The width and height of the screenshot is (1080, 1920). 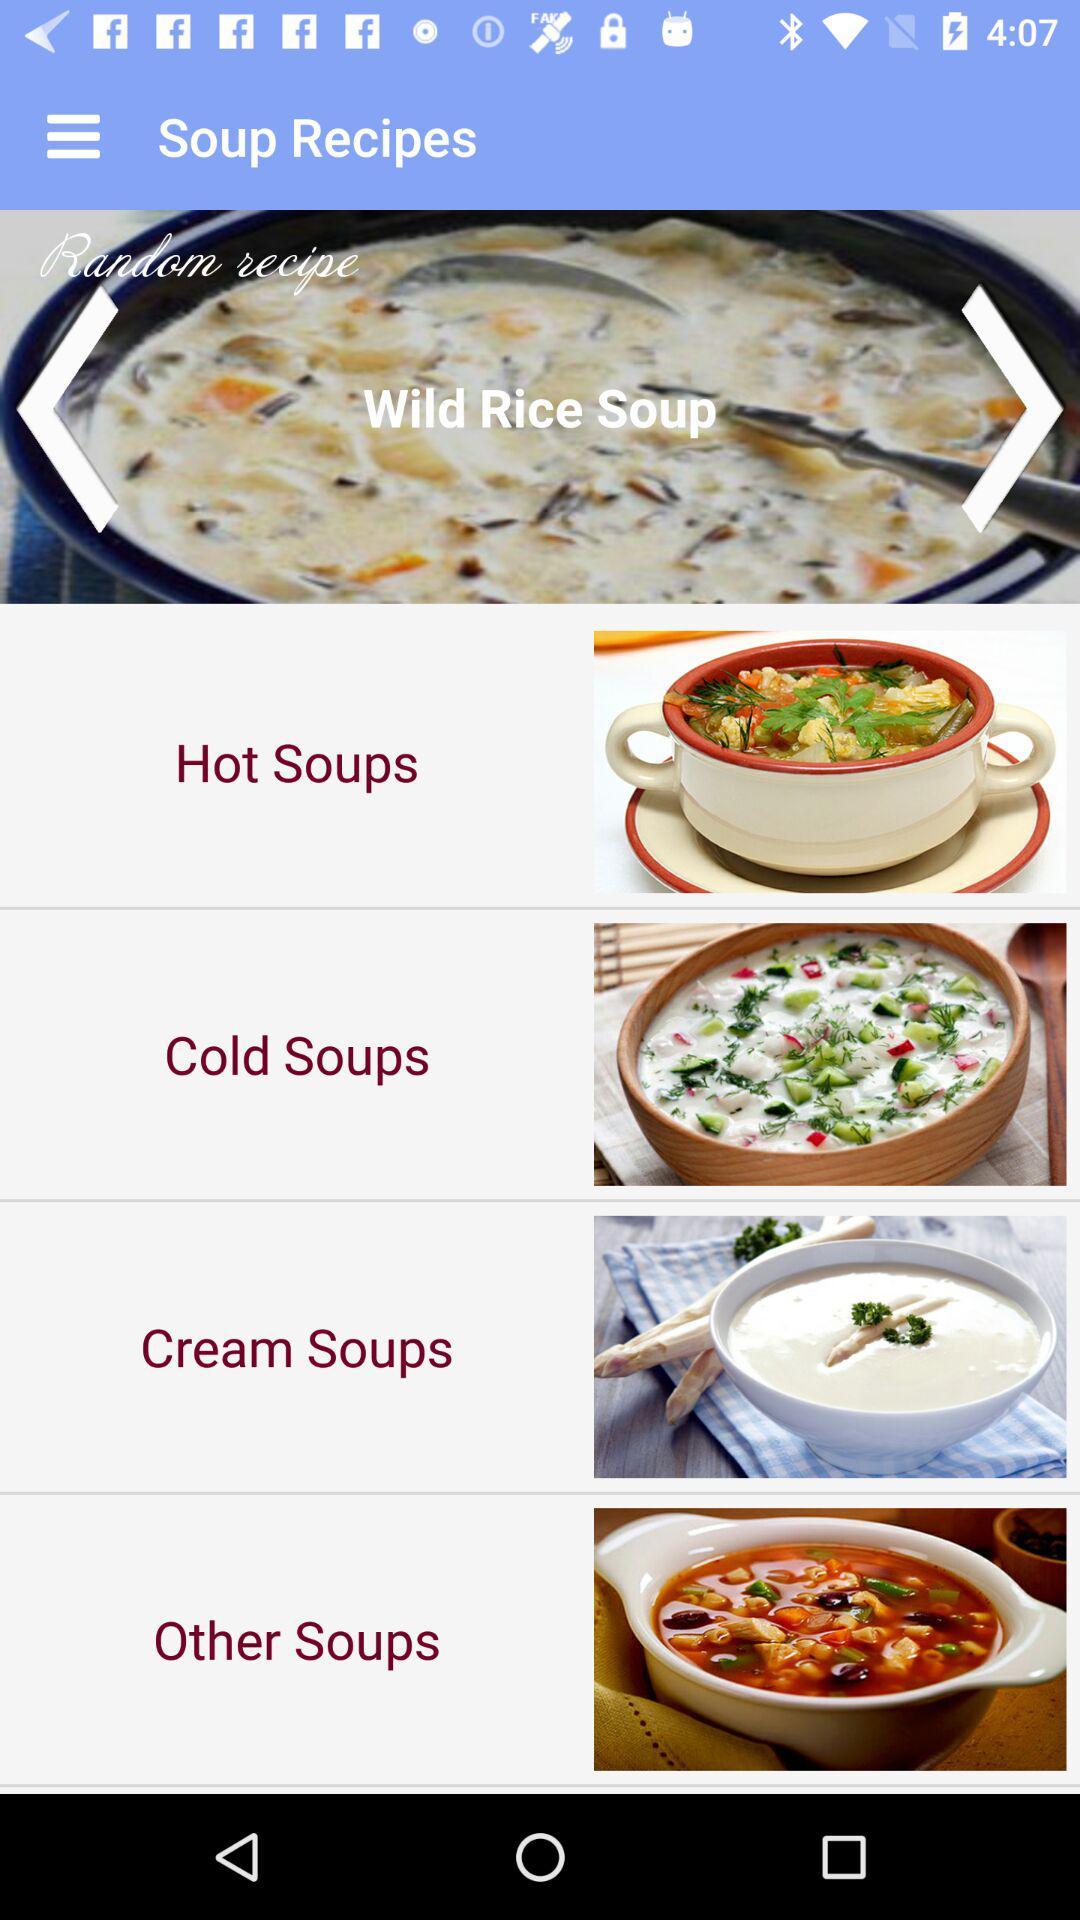 What do you see at coordinates (64, 405) in the screenshot?
I see `the arrow_backward icon` at bounding box center [64, 405].